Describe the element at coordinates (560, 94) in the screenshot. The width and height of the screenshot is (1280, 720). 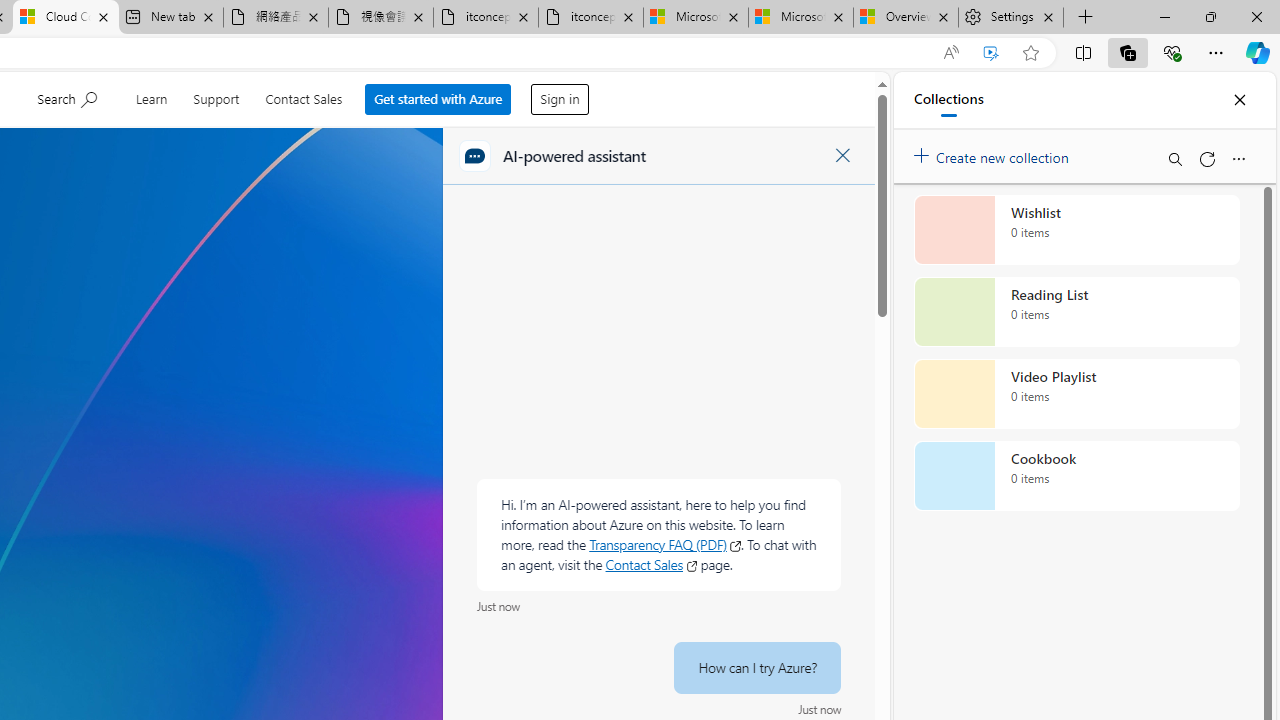
I see `'Sign in'` at that location.